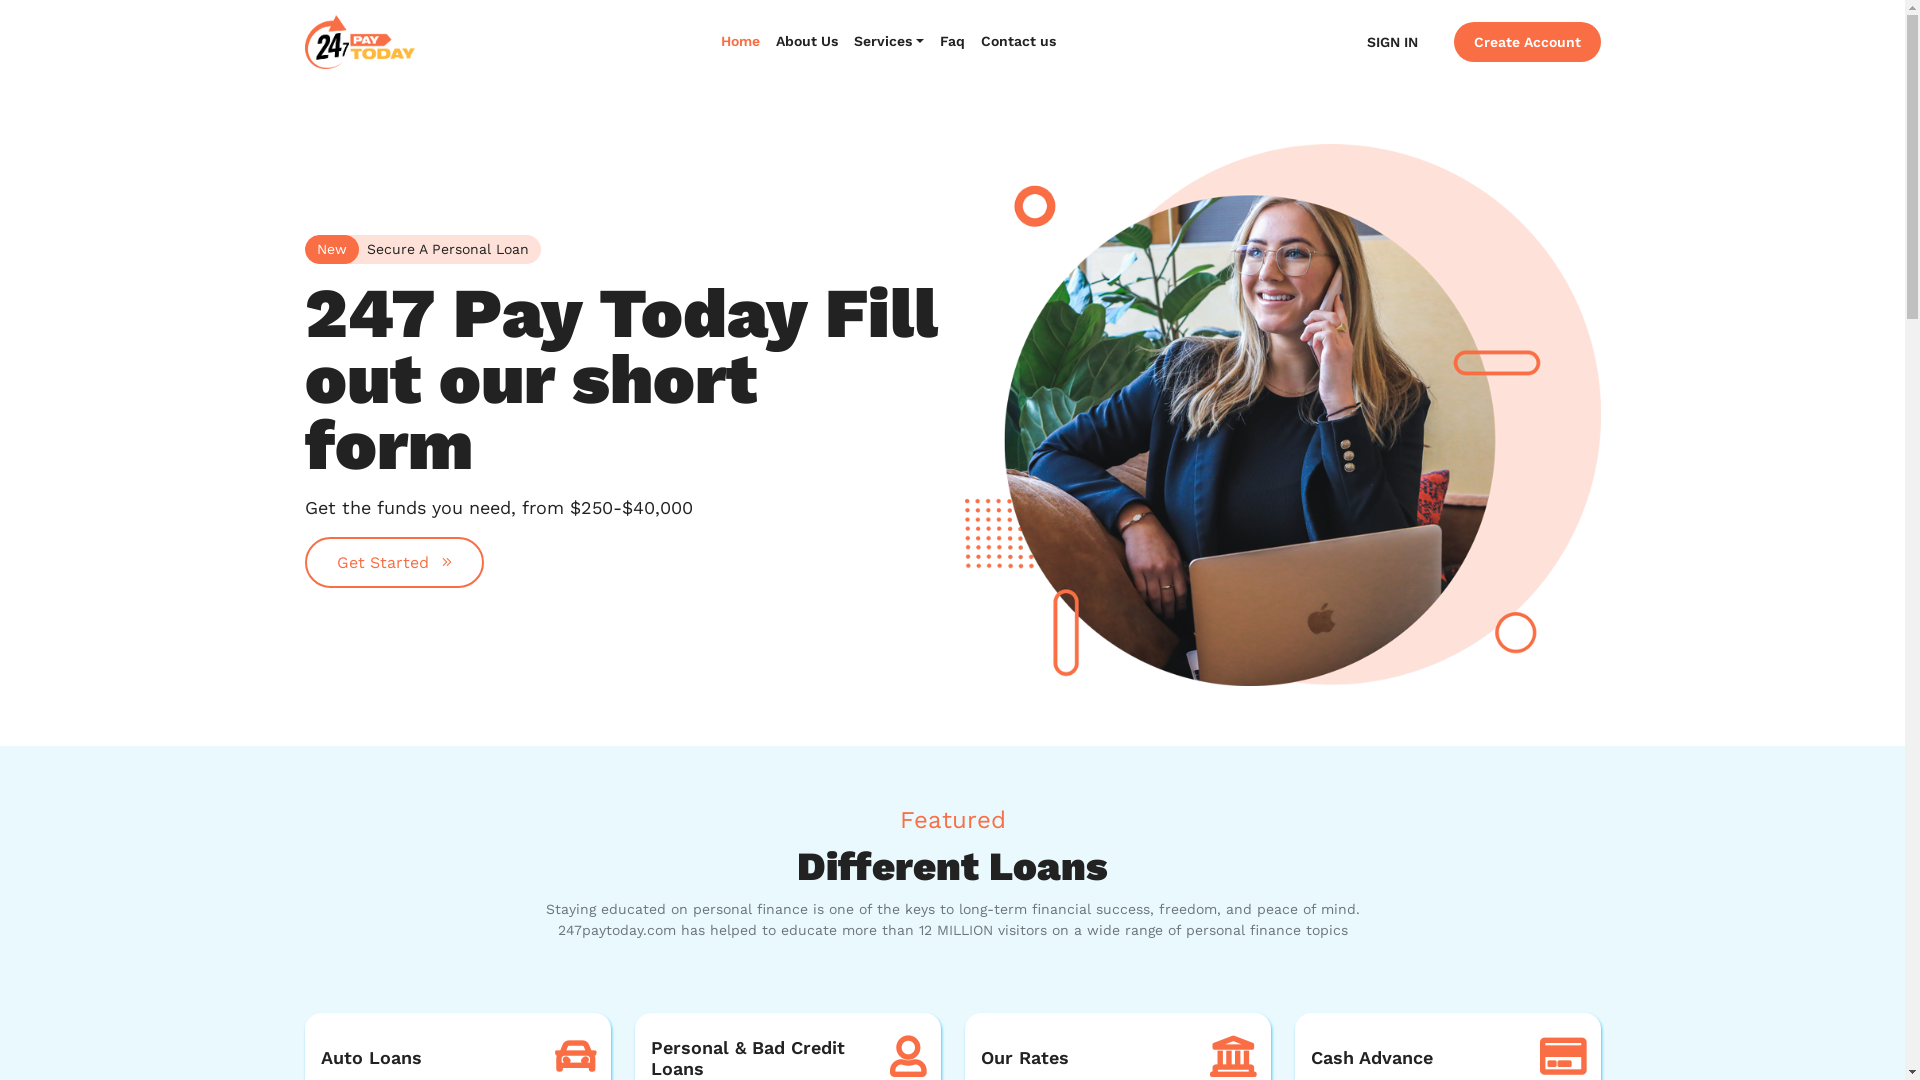 The width and height of the screenshot is (1920, 1080). What do you see at coordinates (806, 41) in the screenshot?
I see `'About Us'` at bounding box center [806, 41].